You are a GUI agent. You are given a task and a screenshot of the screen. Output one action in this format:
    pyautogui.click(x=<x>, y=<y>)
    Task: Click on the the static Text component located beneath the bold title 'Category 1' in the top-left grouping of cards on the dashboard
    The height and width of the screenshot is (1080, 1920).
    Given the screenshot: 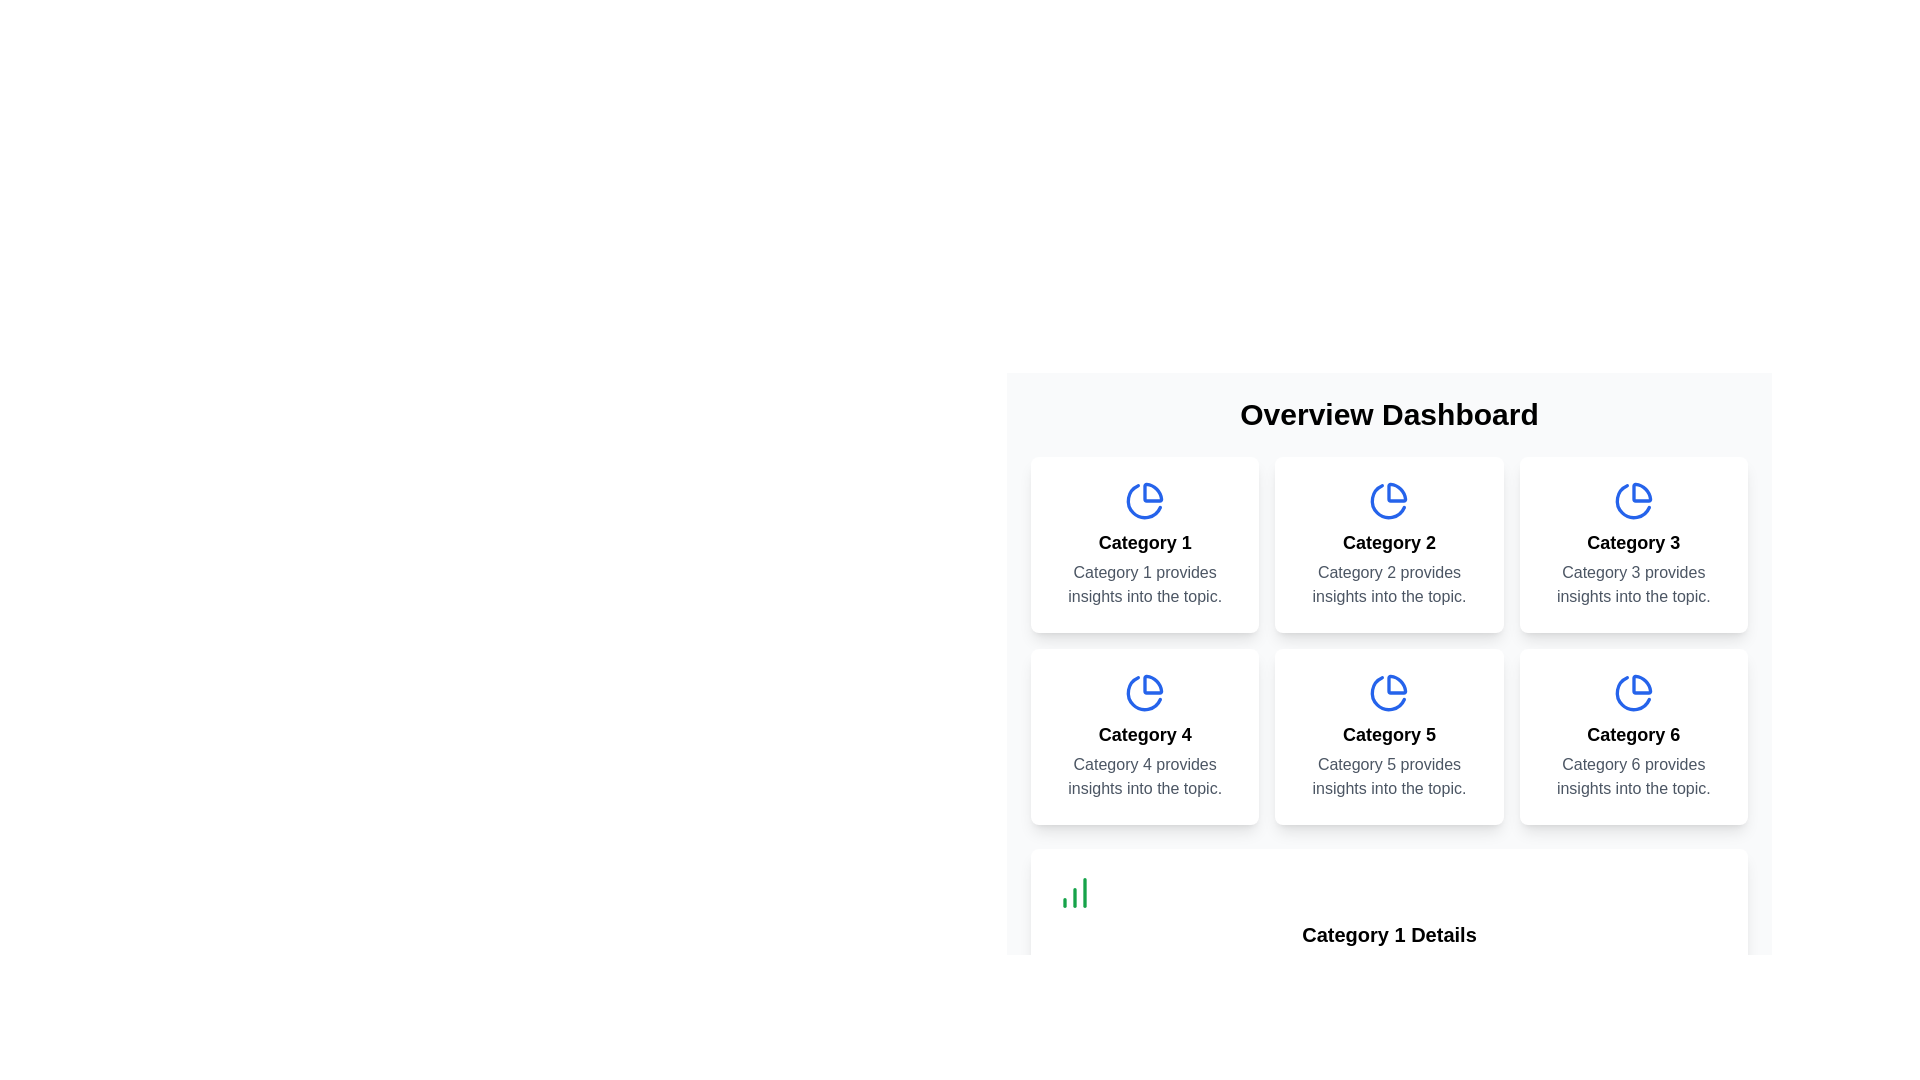 What is the action you would take?
    pyautogui.click(x=1145, y=585)
    